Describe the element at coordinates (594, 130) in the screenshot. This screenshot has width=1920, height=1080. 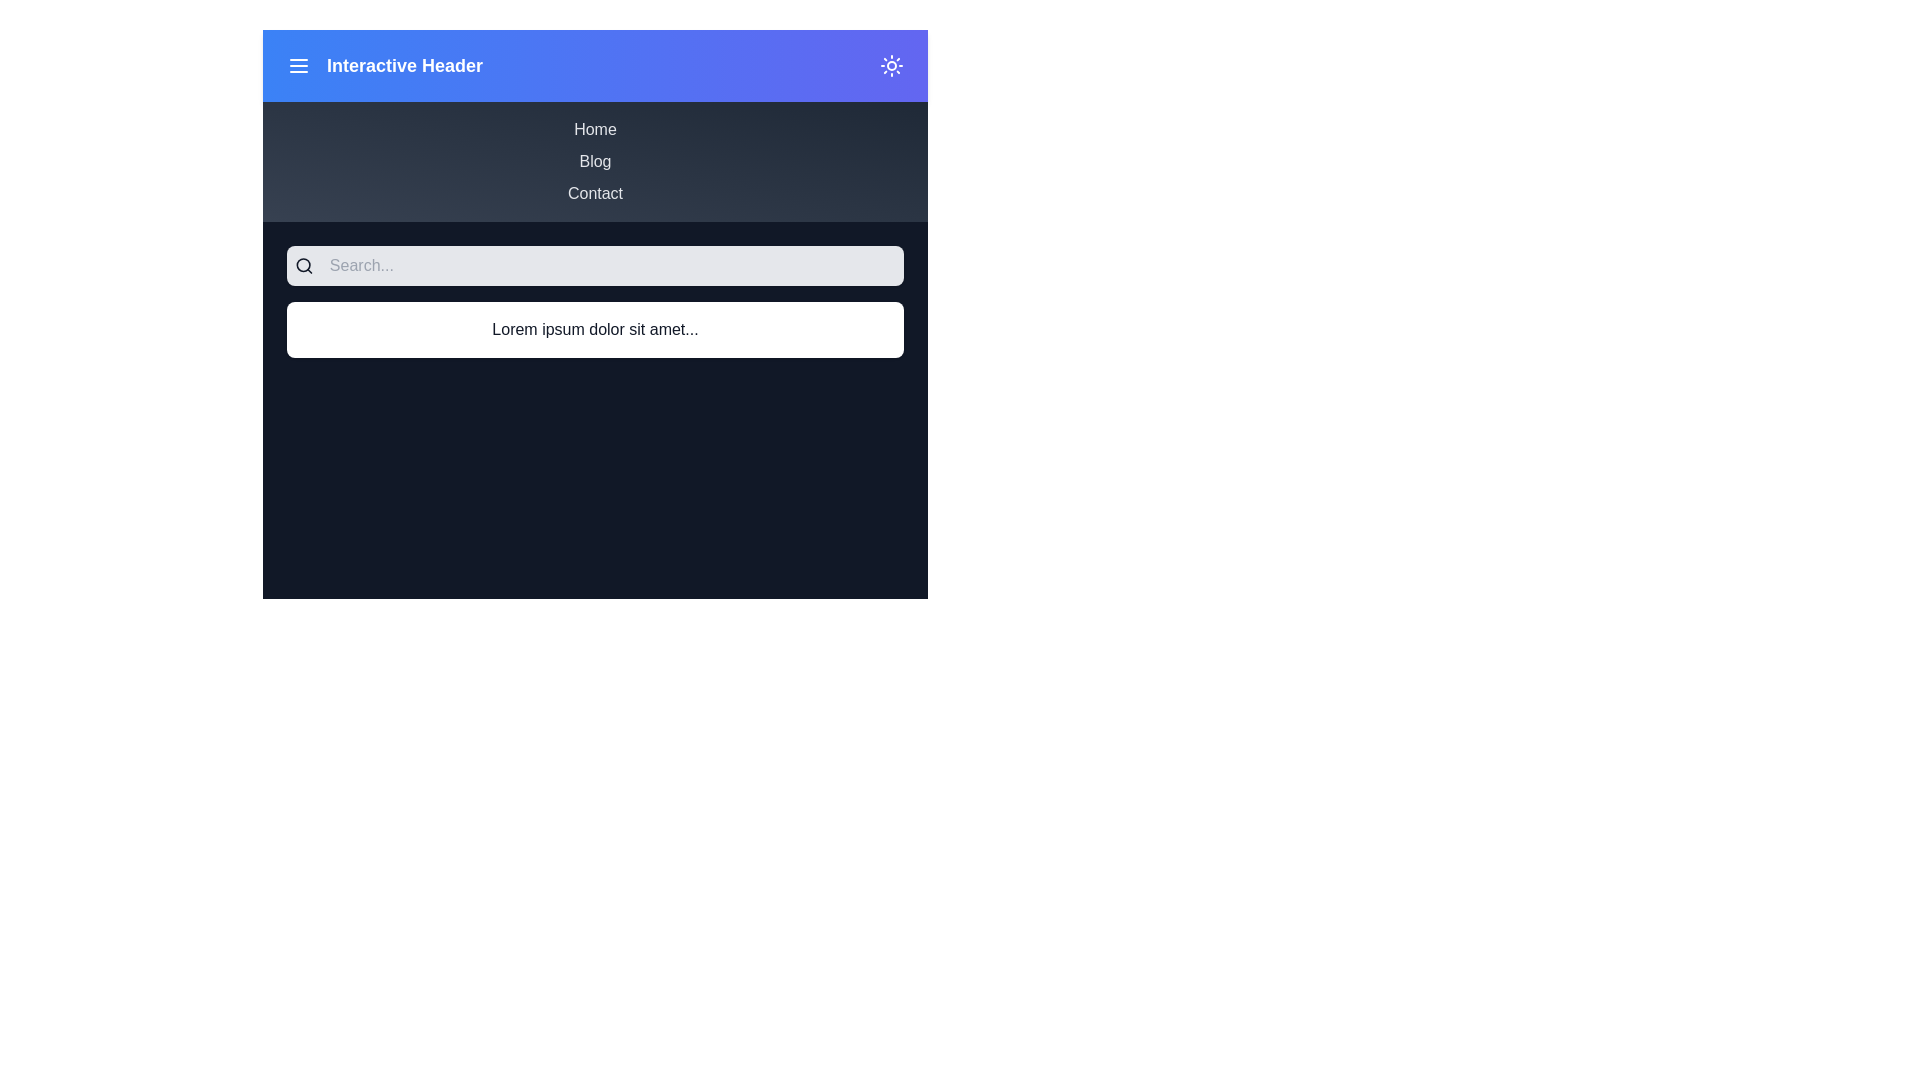
I see `the menu item Home from the menu` at that location.